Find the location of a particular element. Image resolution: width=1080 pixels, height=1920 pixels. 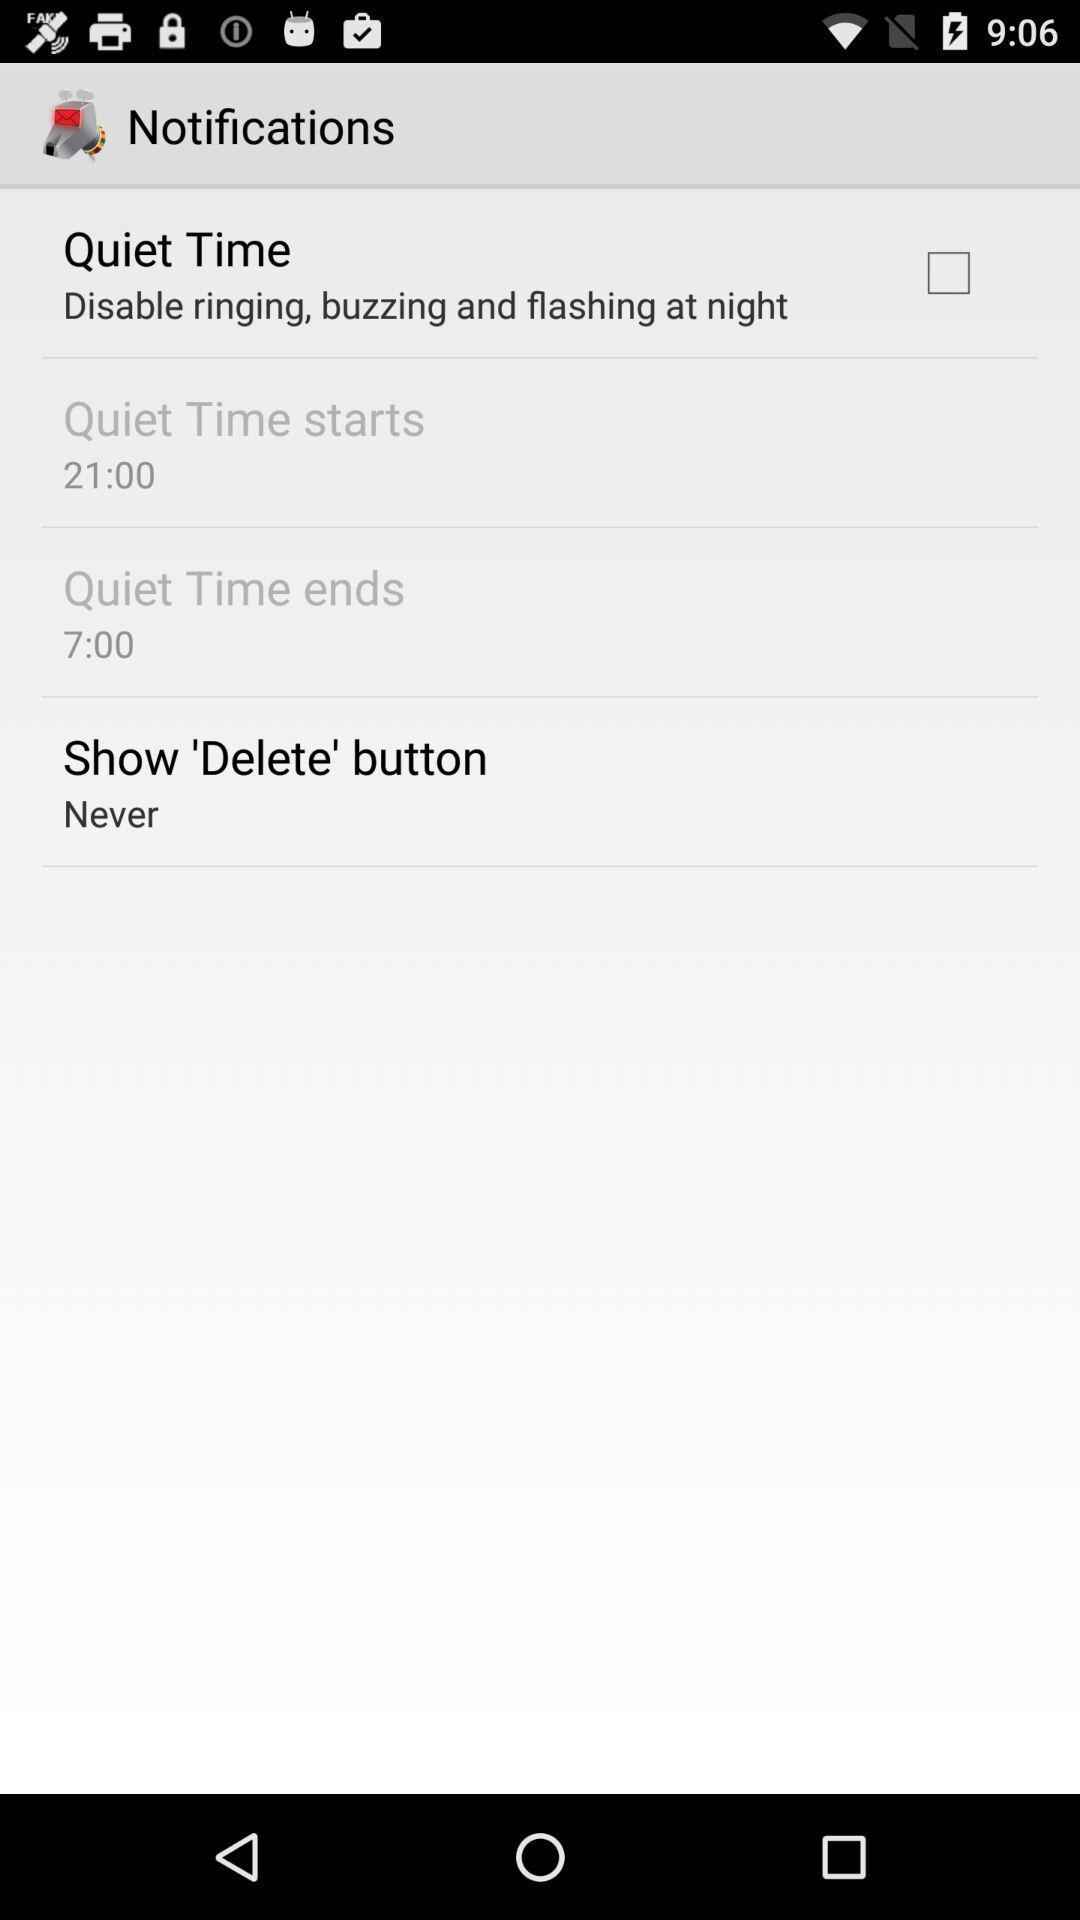

icon above the never is located at coordinates (275, 755).